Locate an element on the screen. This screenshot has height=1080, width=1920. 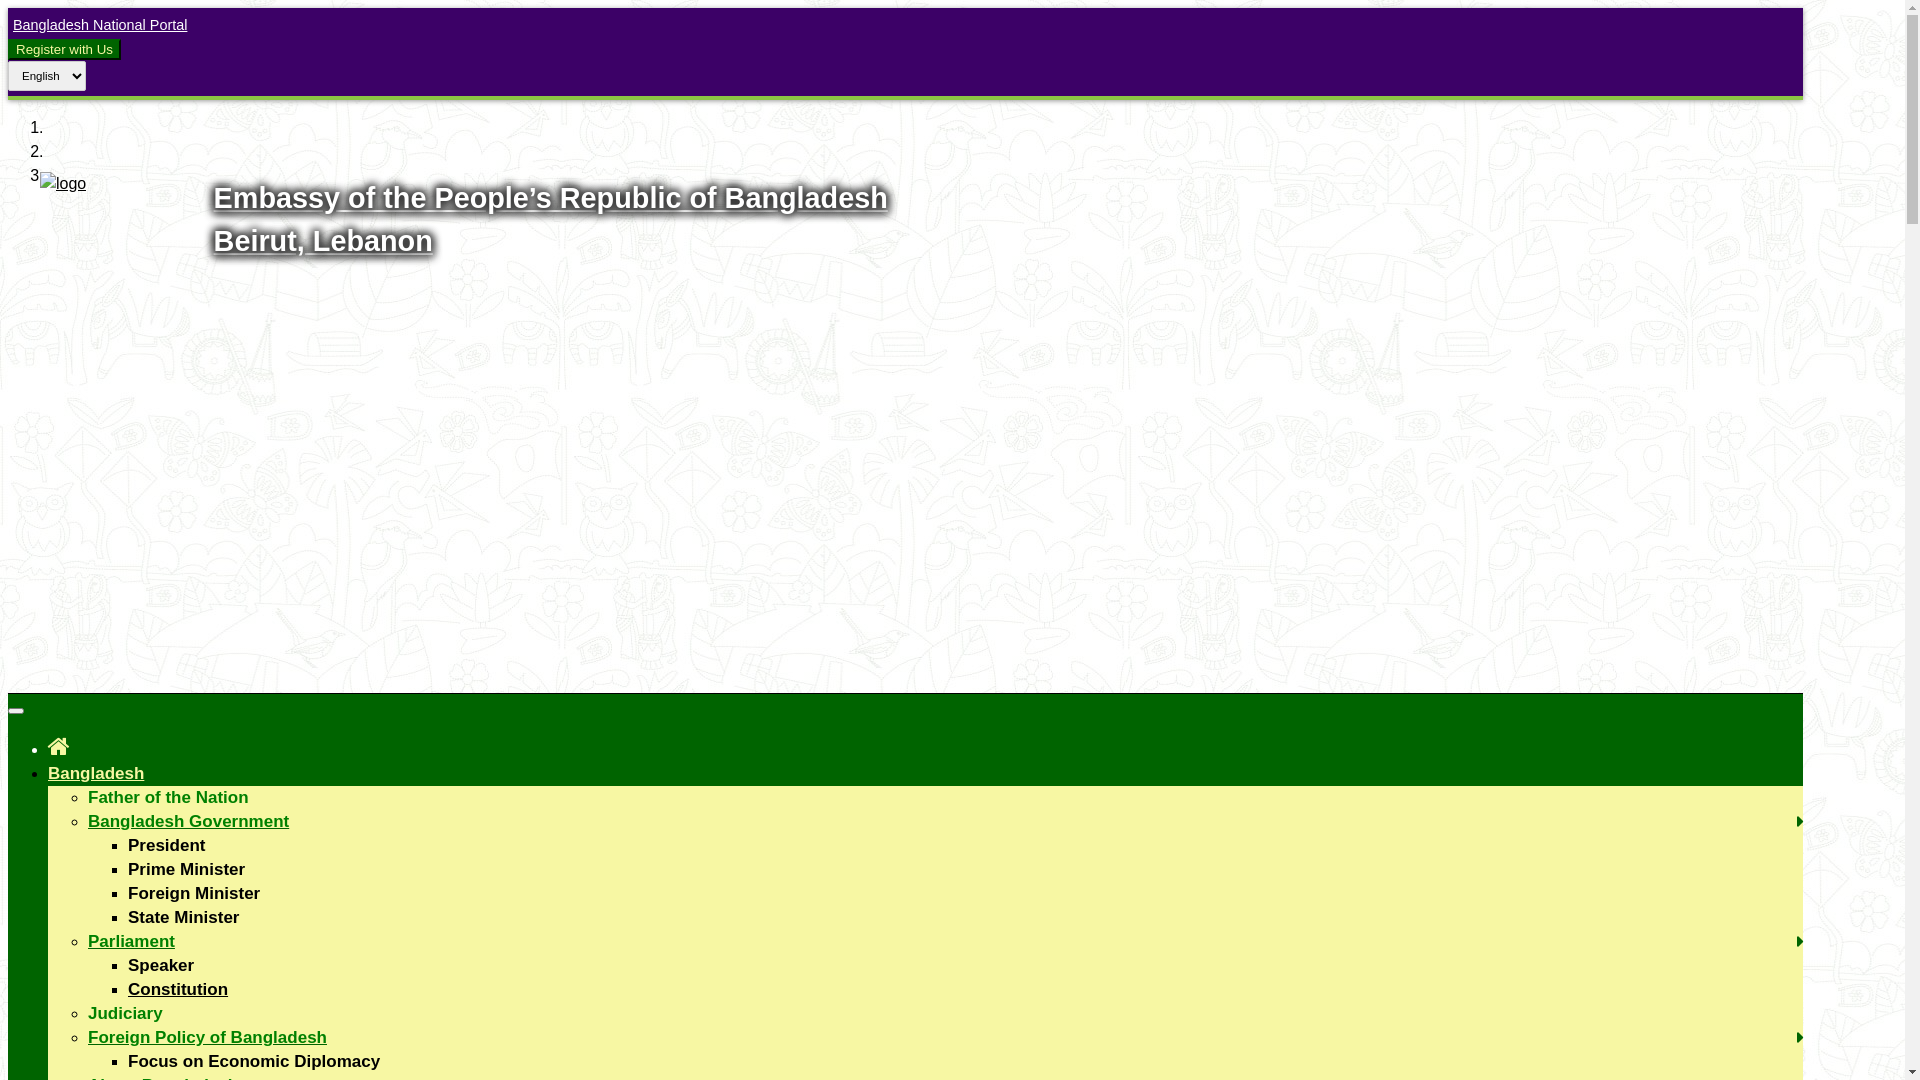
'Focus on Economic Diplomacy' is located at coordinates (253, 1060).